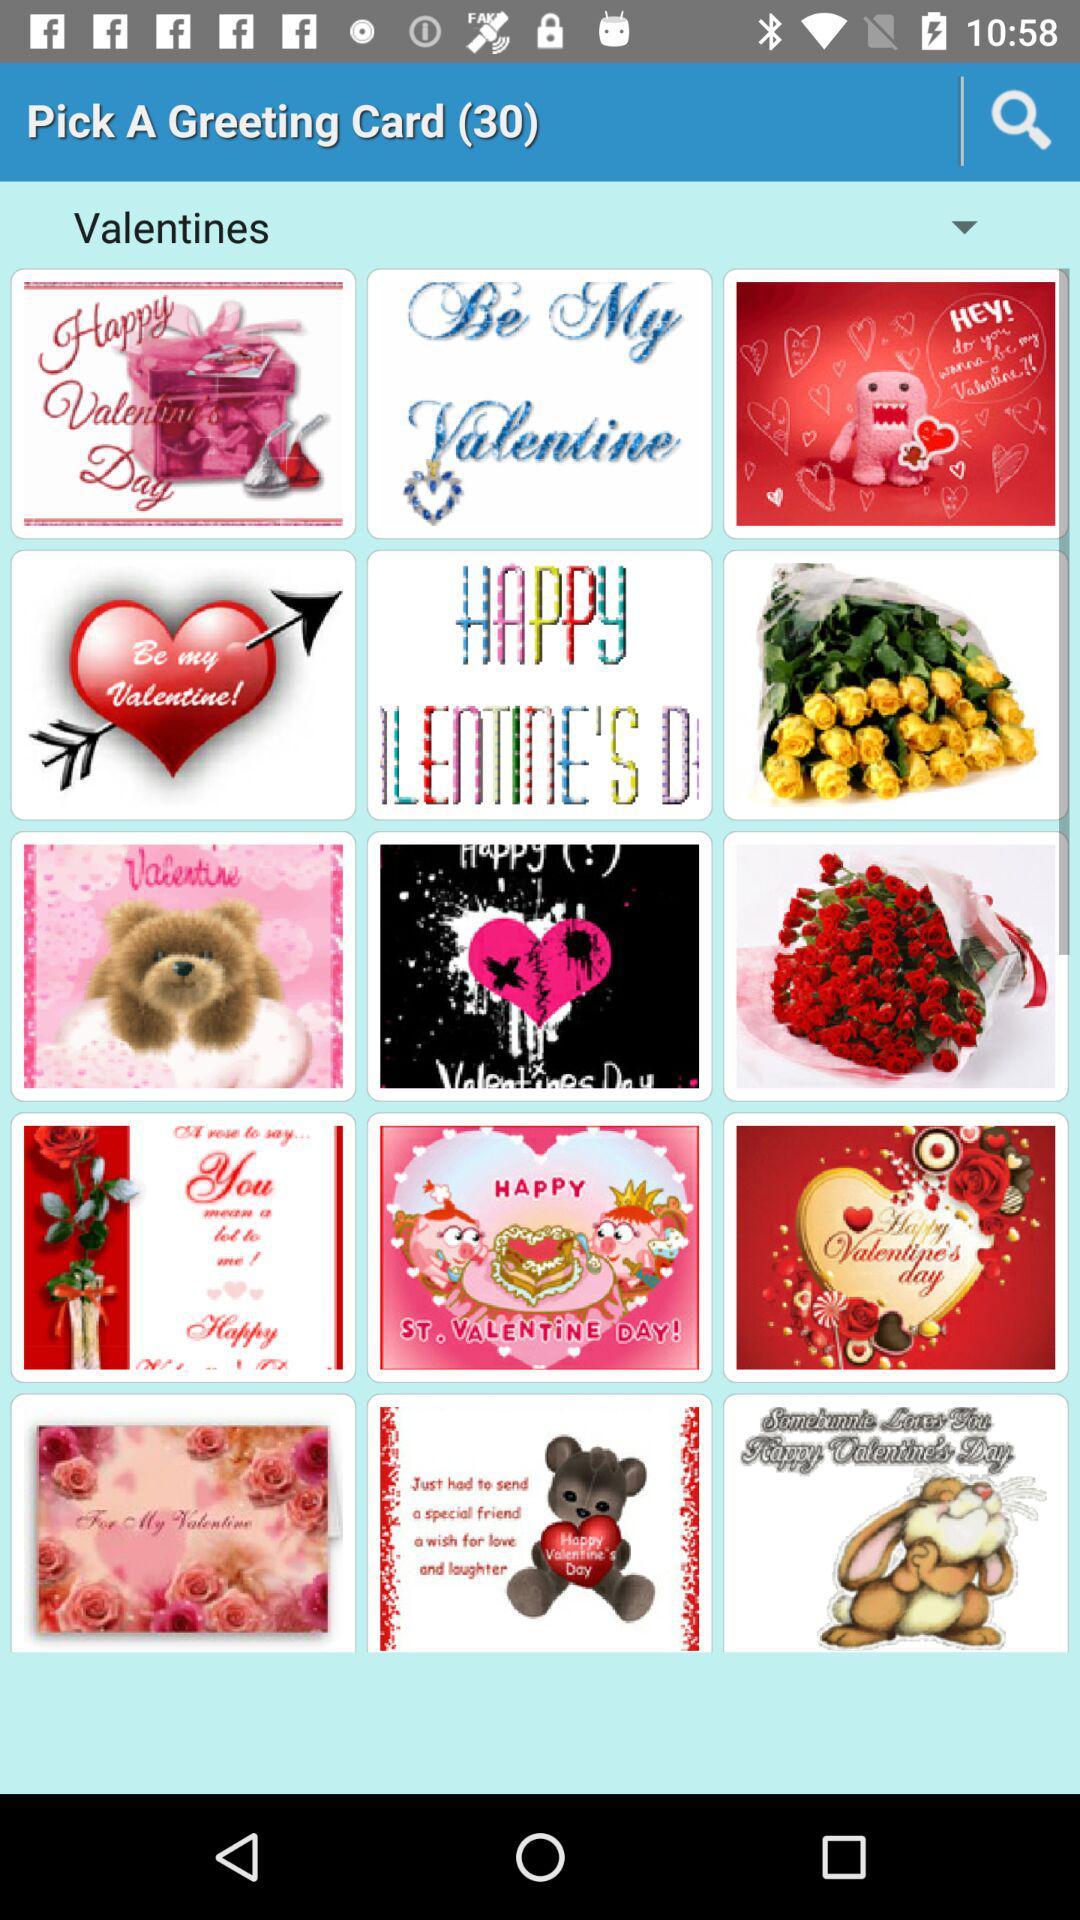 Image resolution: width=1080 pixels, height=1920 pixels. I want to click on valentine days options, so click(183, 1246).